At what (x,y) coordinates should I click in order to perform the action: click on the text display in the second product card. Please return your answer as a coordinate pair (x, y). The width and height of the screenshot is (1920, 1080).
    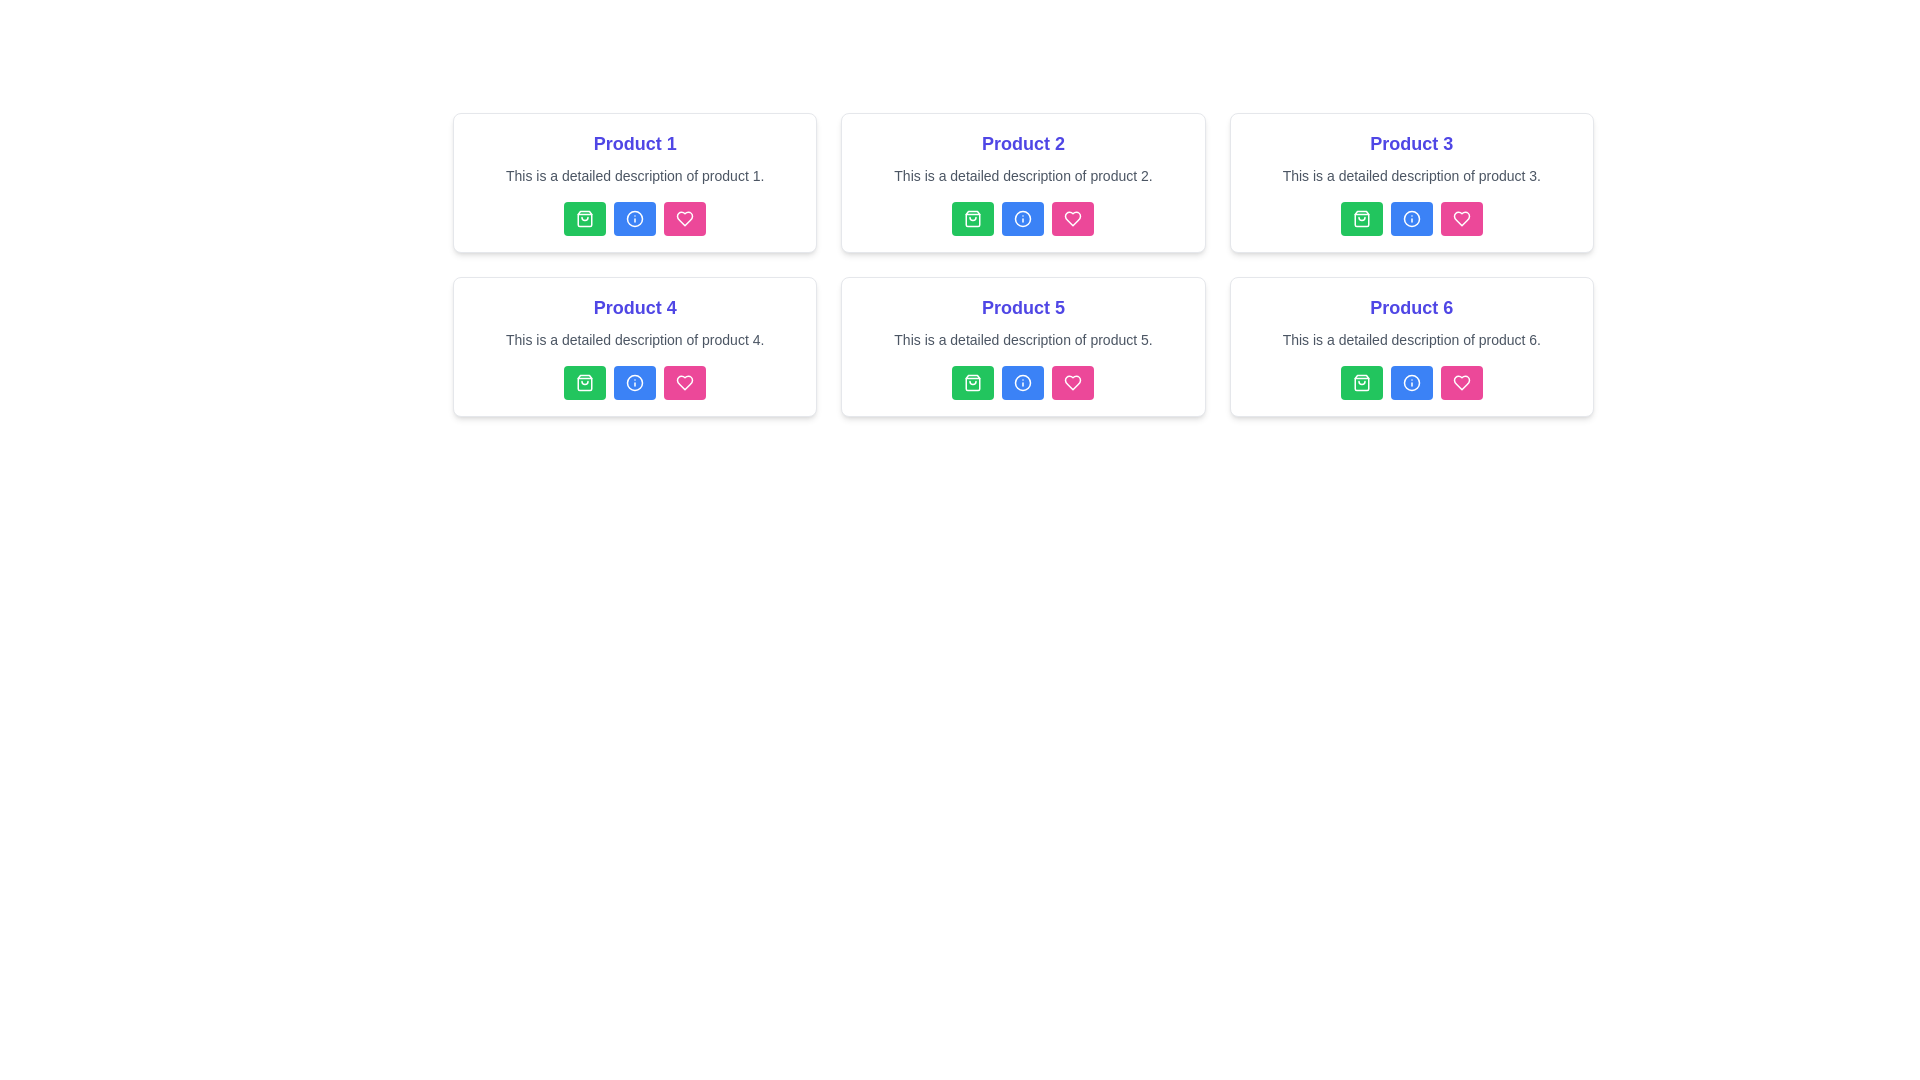
    Looking at the image, I should click on (1023, 142).